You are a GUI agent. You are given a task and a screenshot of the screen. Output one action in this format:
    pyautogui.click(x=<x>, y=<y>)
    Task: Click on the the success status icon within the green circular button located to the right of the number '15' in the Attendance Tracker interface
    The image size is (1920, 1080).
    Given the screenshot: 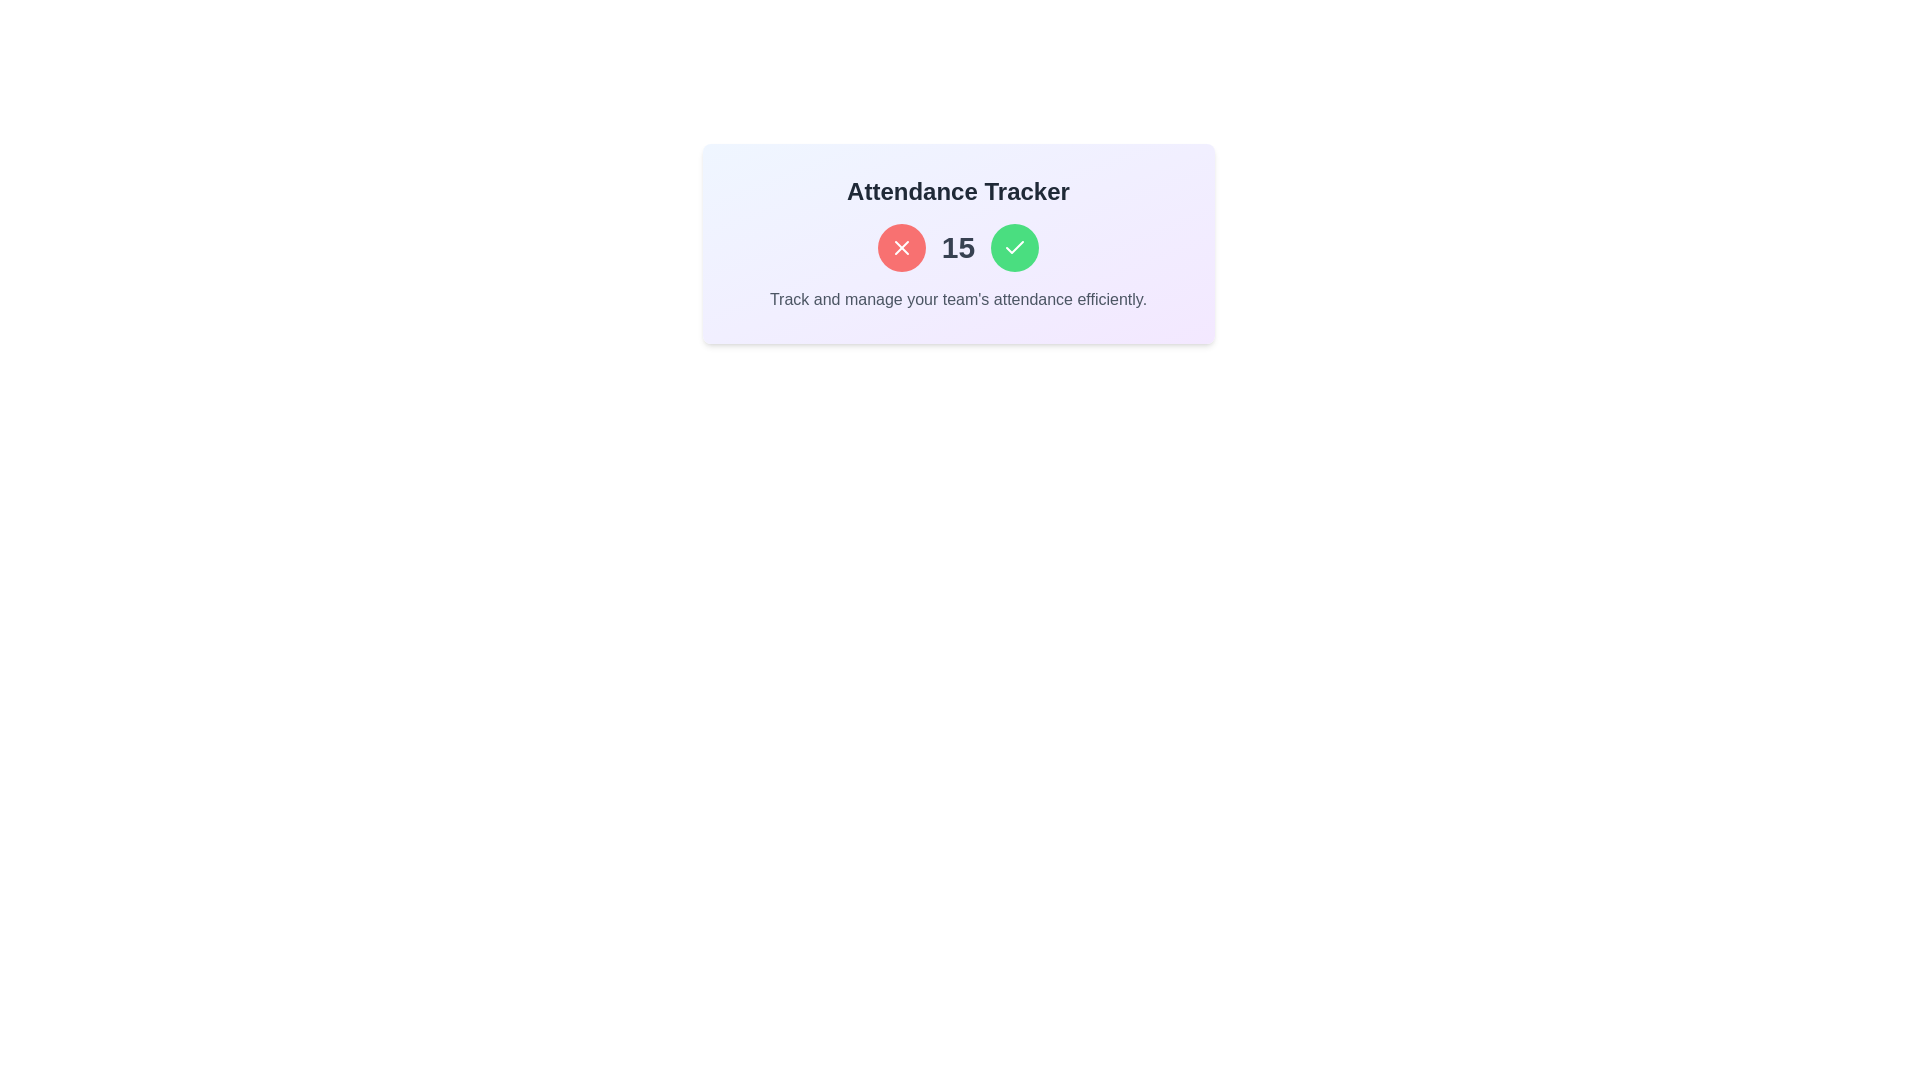 What is the action you would take?
    pyautogui.click(x=1015, y=246)
    